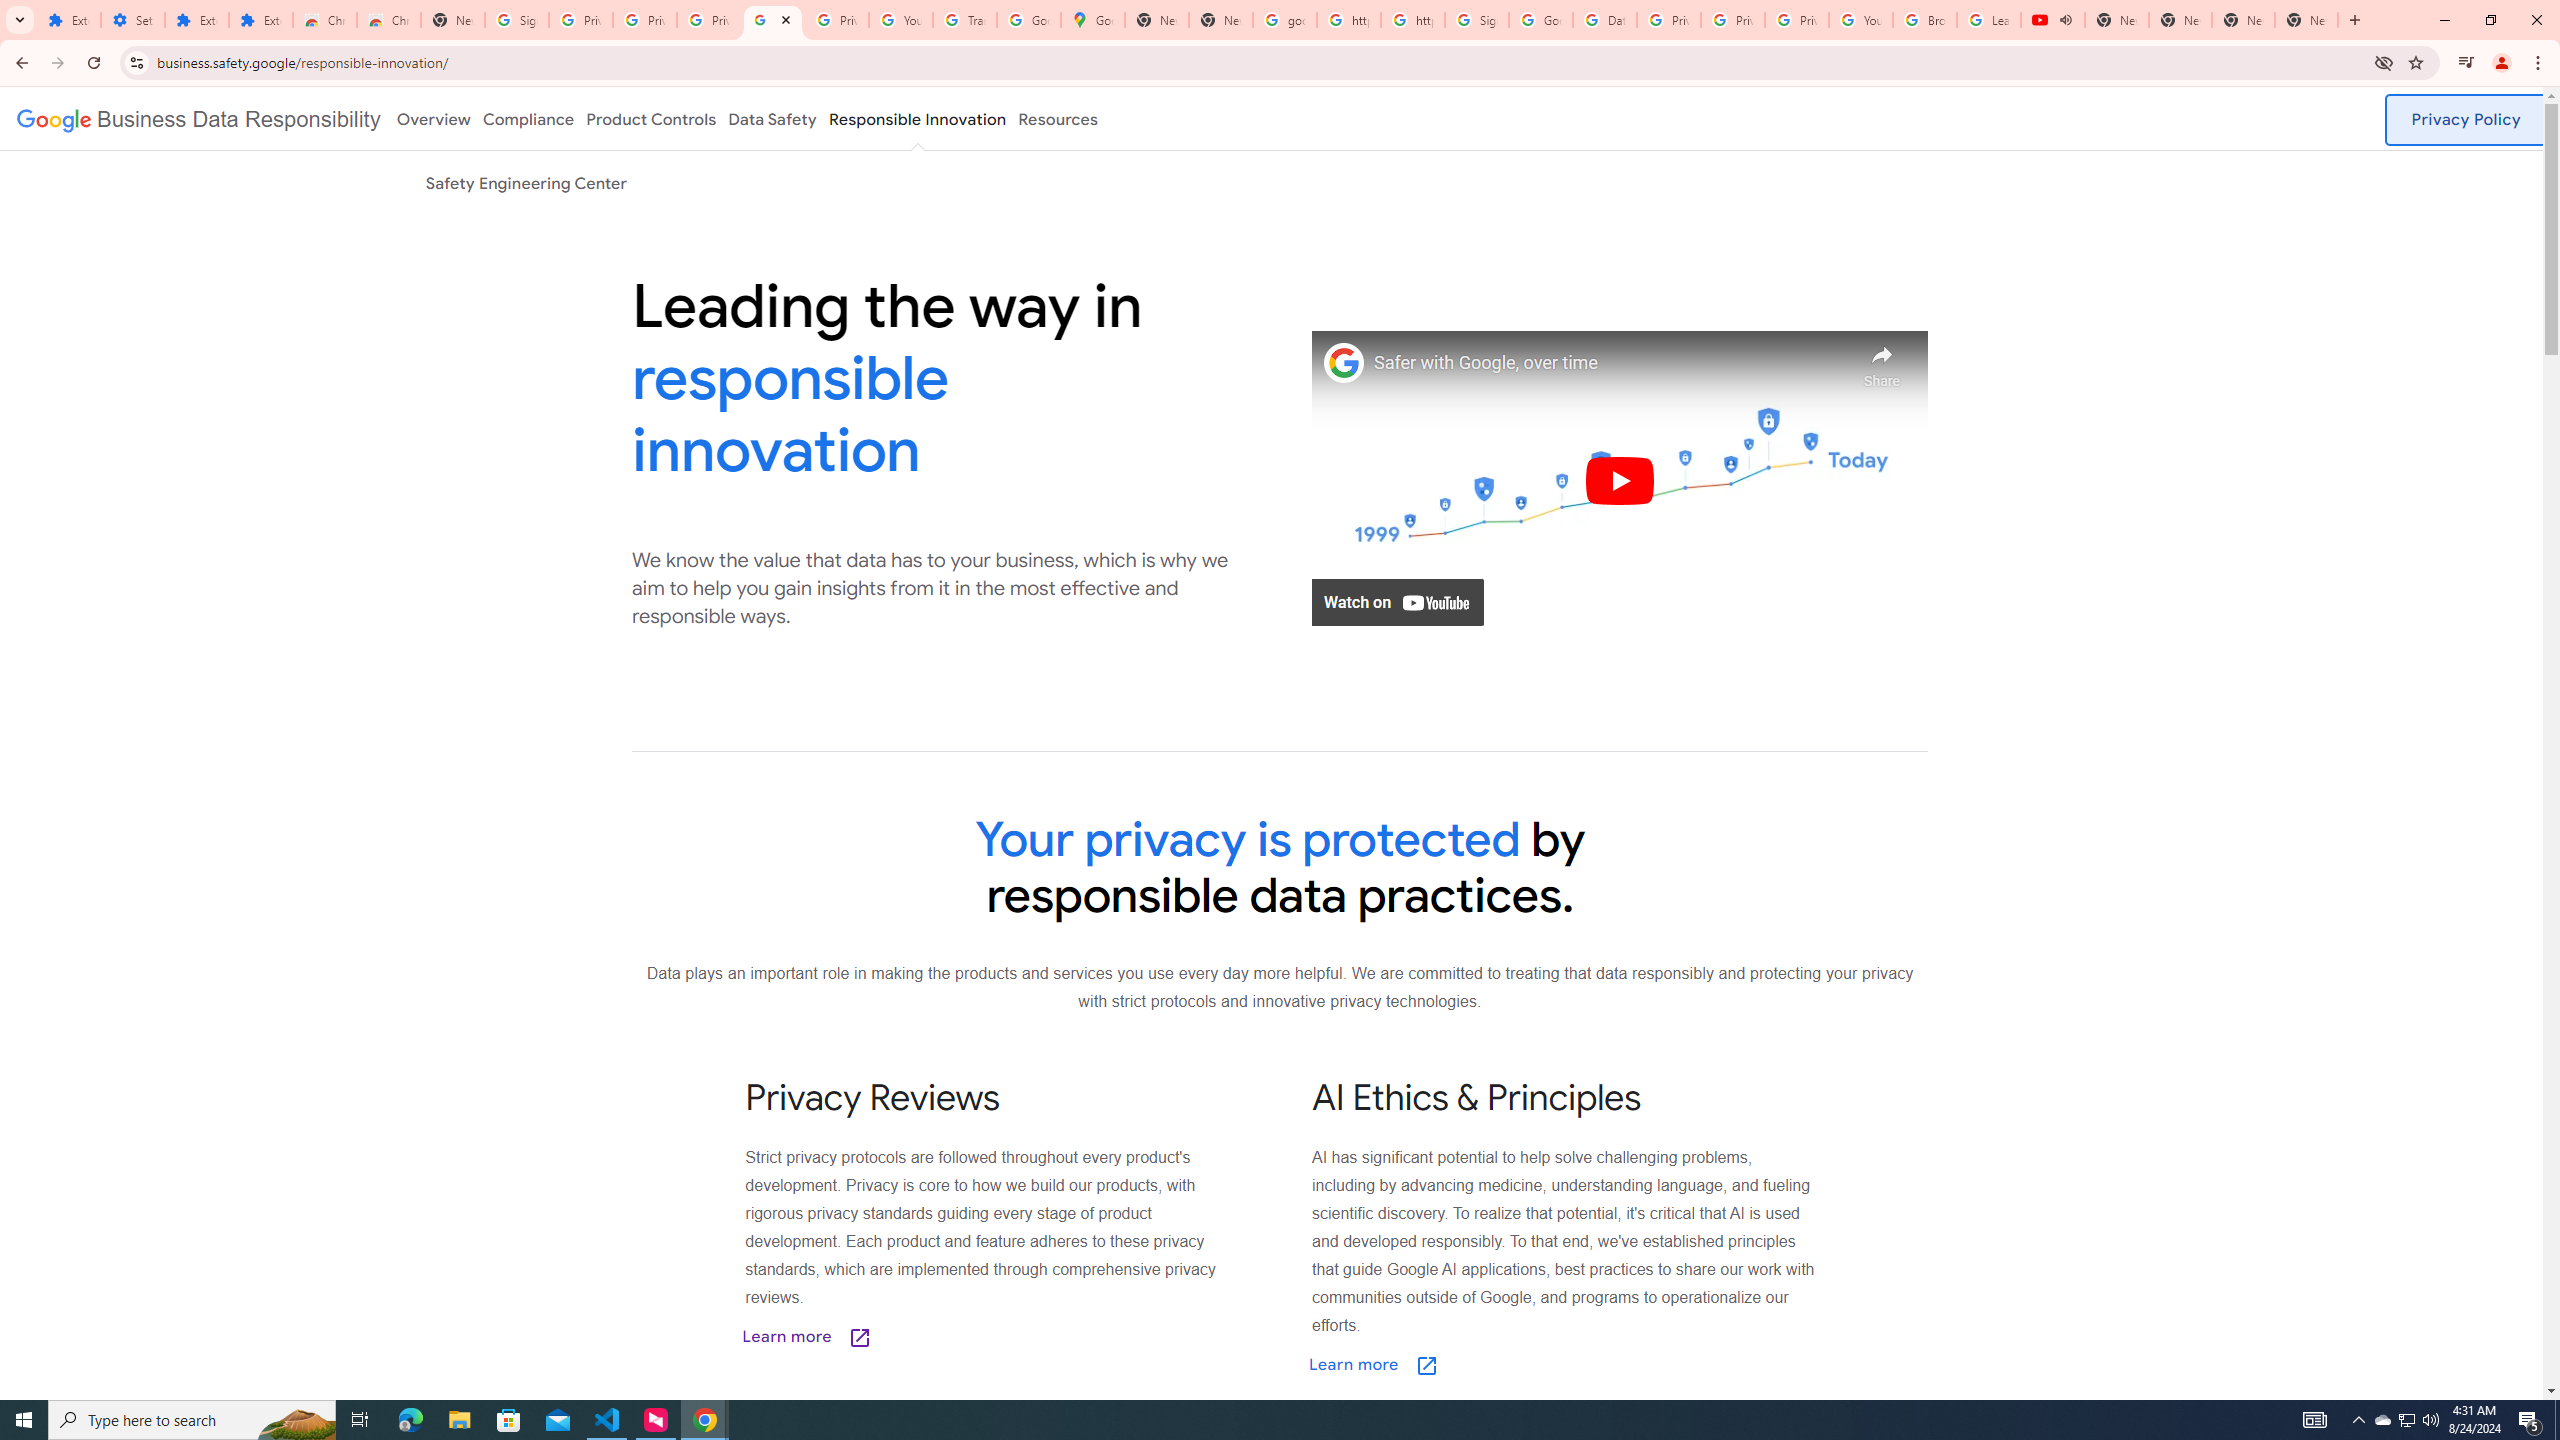  Describe the element at coordinates (1092, 19) in the screenshot. I see `'Google Maps'` at that location.